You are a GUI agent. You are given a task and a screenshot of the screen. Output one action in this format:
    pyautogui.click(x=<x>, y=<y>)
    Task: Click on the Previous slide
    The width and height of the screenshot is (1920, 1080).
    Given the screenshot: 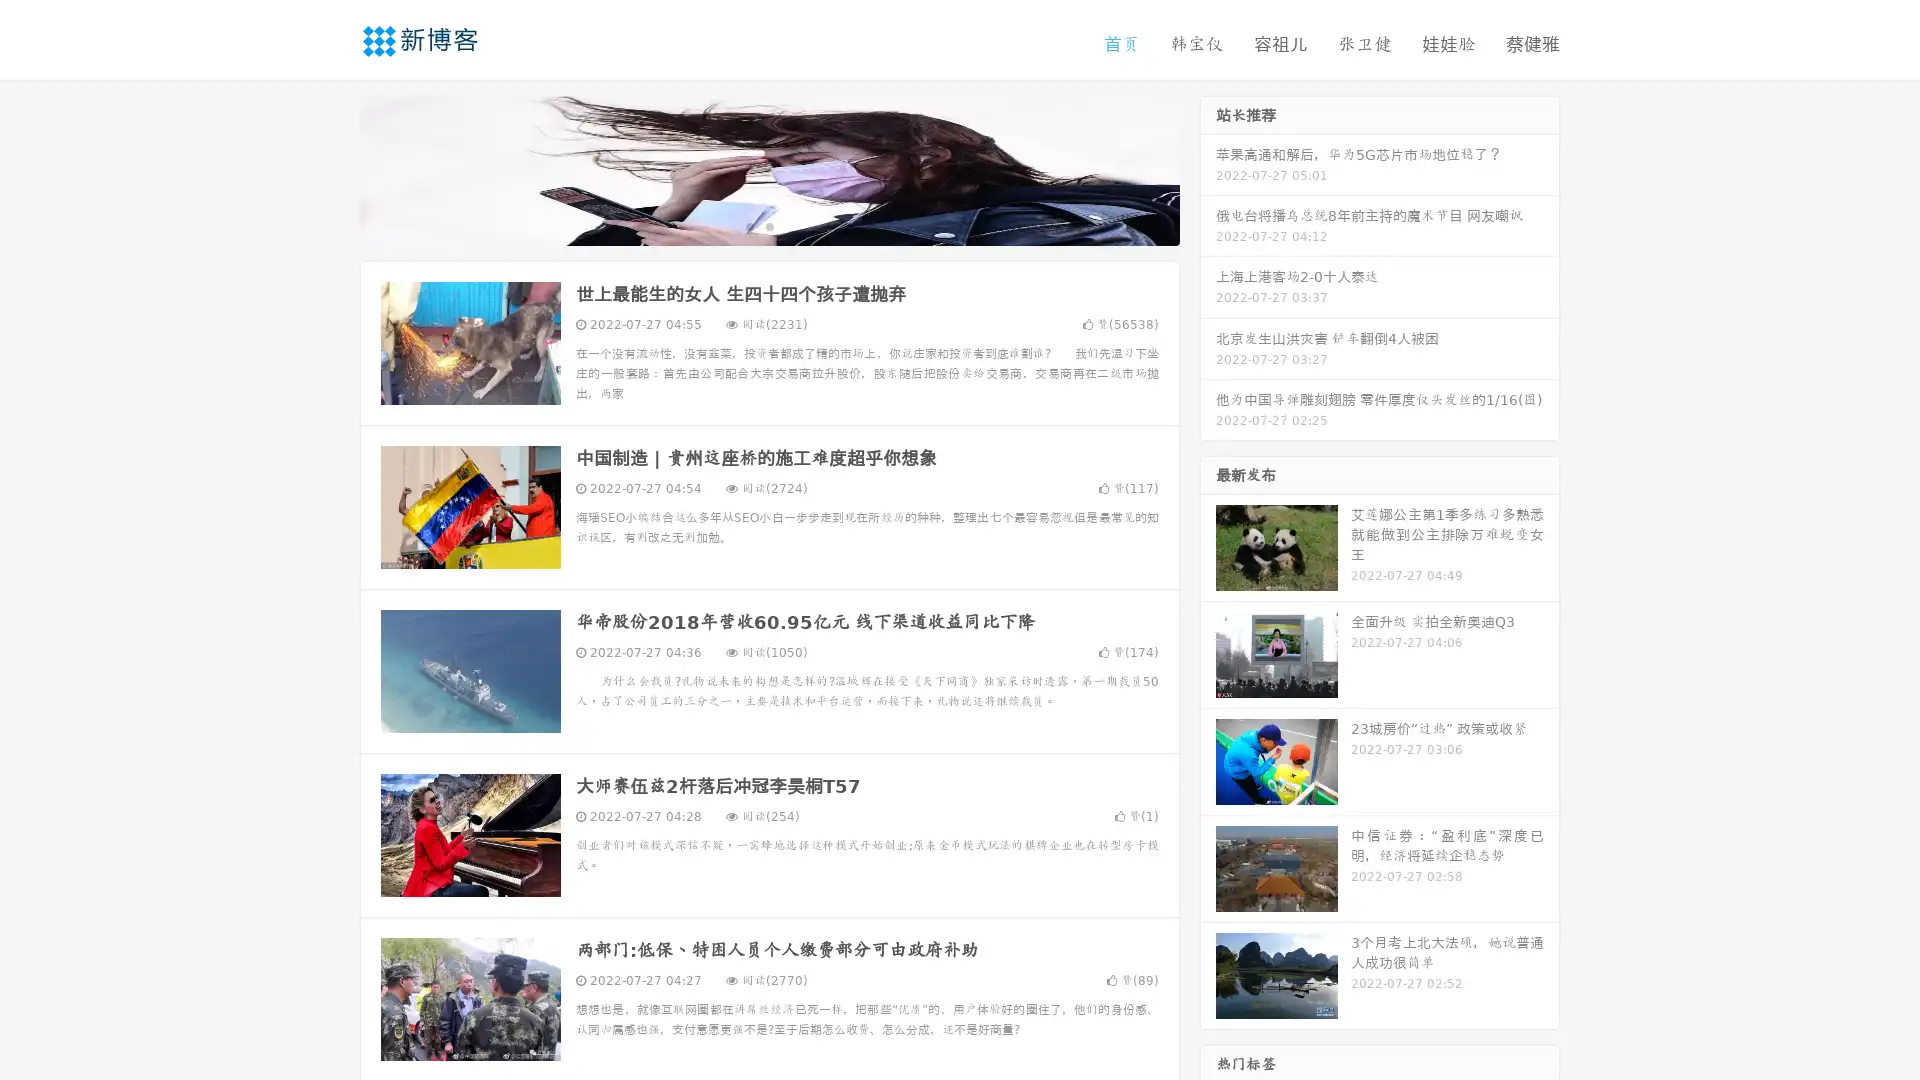 What is the action you would take?
    pyautogui.click(x=330, y=168)
    